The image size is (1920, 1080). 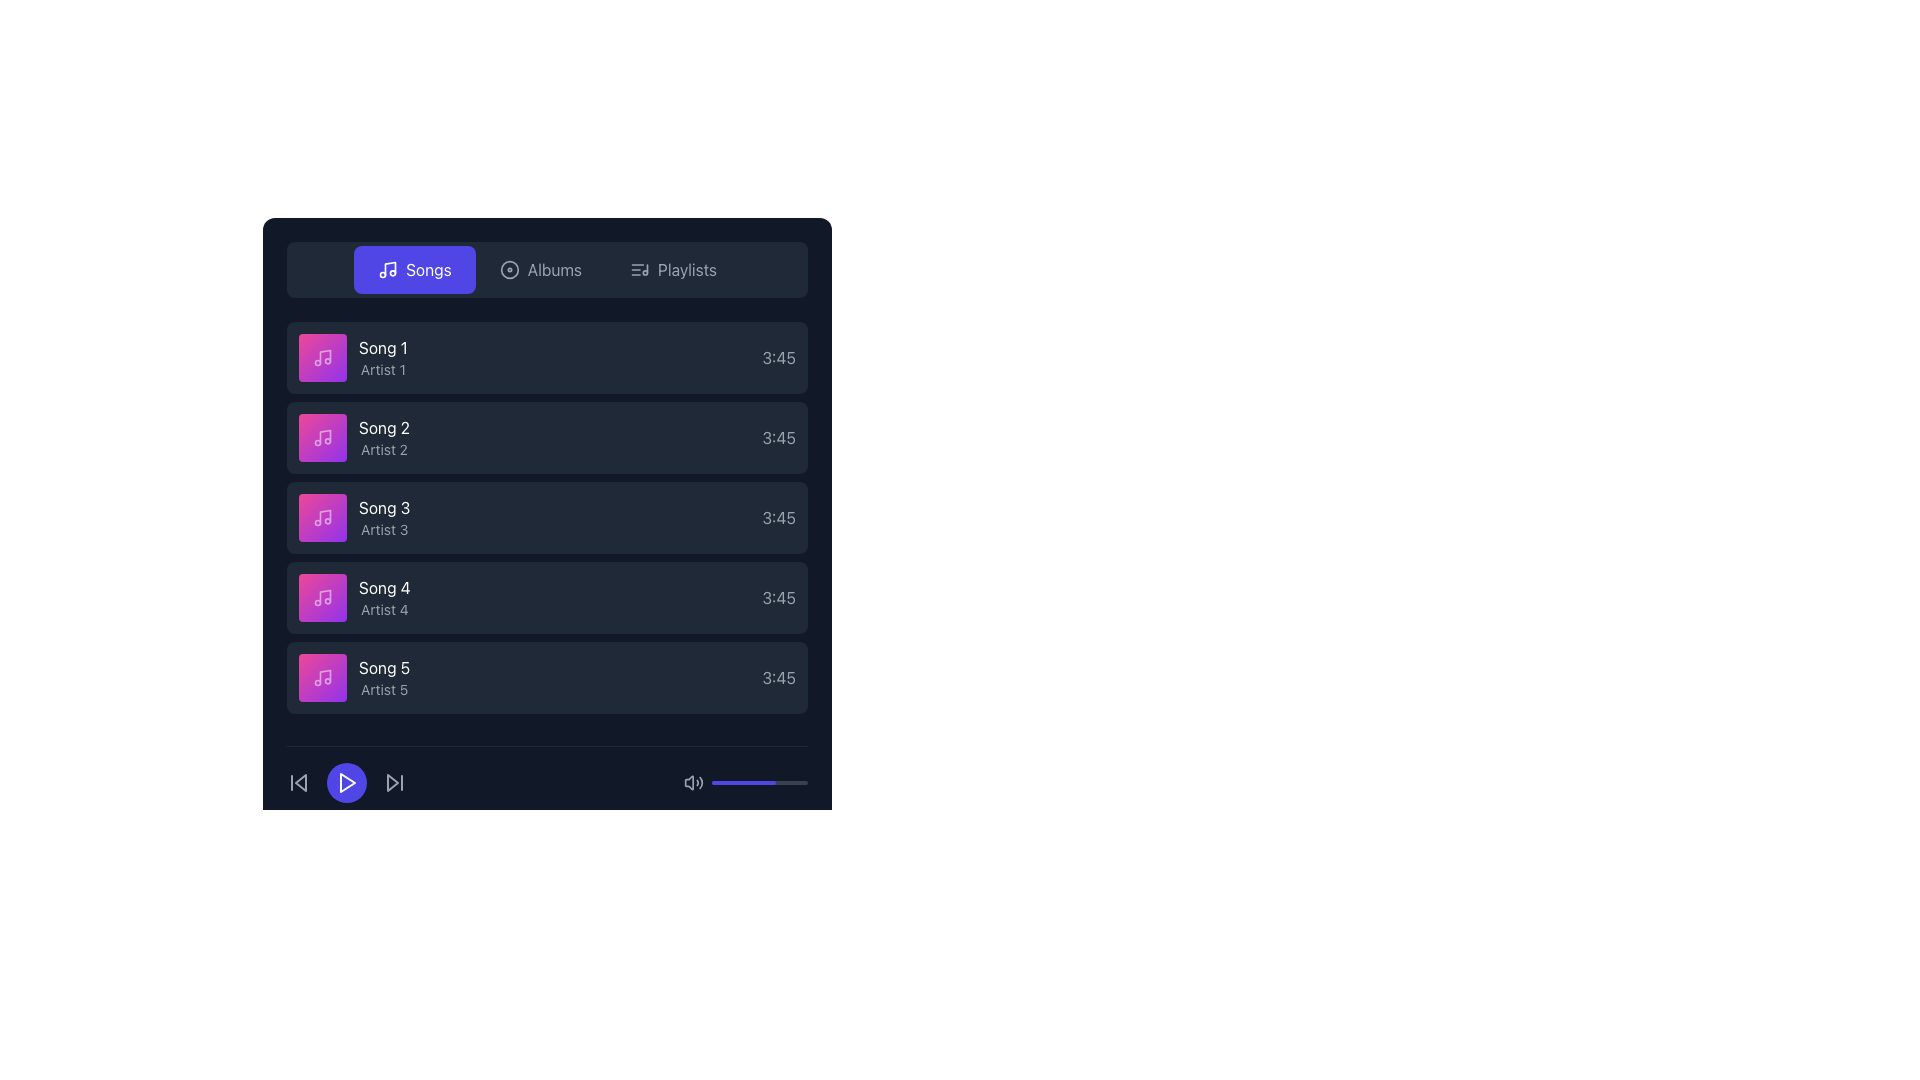 I want to click on the volume, so click(x=796, y=782).